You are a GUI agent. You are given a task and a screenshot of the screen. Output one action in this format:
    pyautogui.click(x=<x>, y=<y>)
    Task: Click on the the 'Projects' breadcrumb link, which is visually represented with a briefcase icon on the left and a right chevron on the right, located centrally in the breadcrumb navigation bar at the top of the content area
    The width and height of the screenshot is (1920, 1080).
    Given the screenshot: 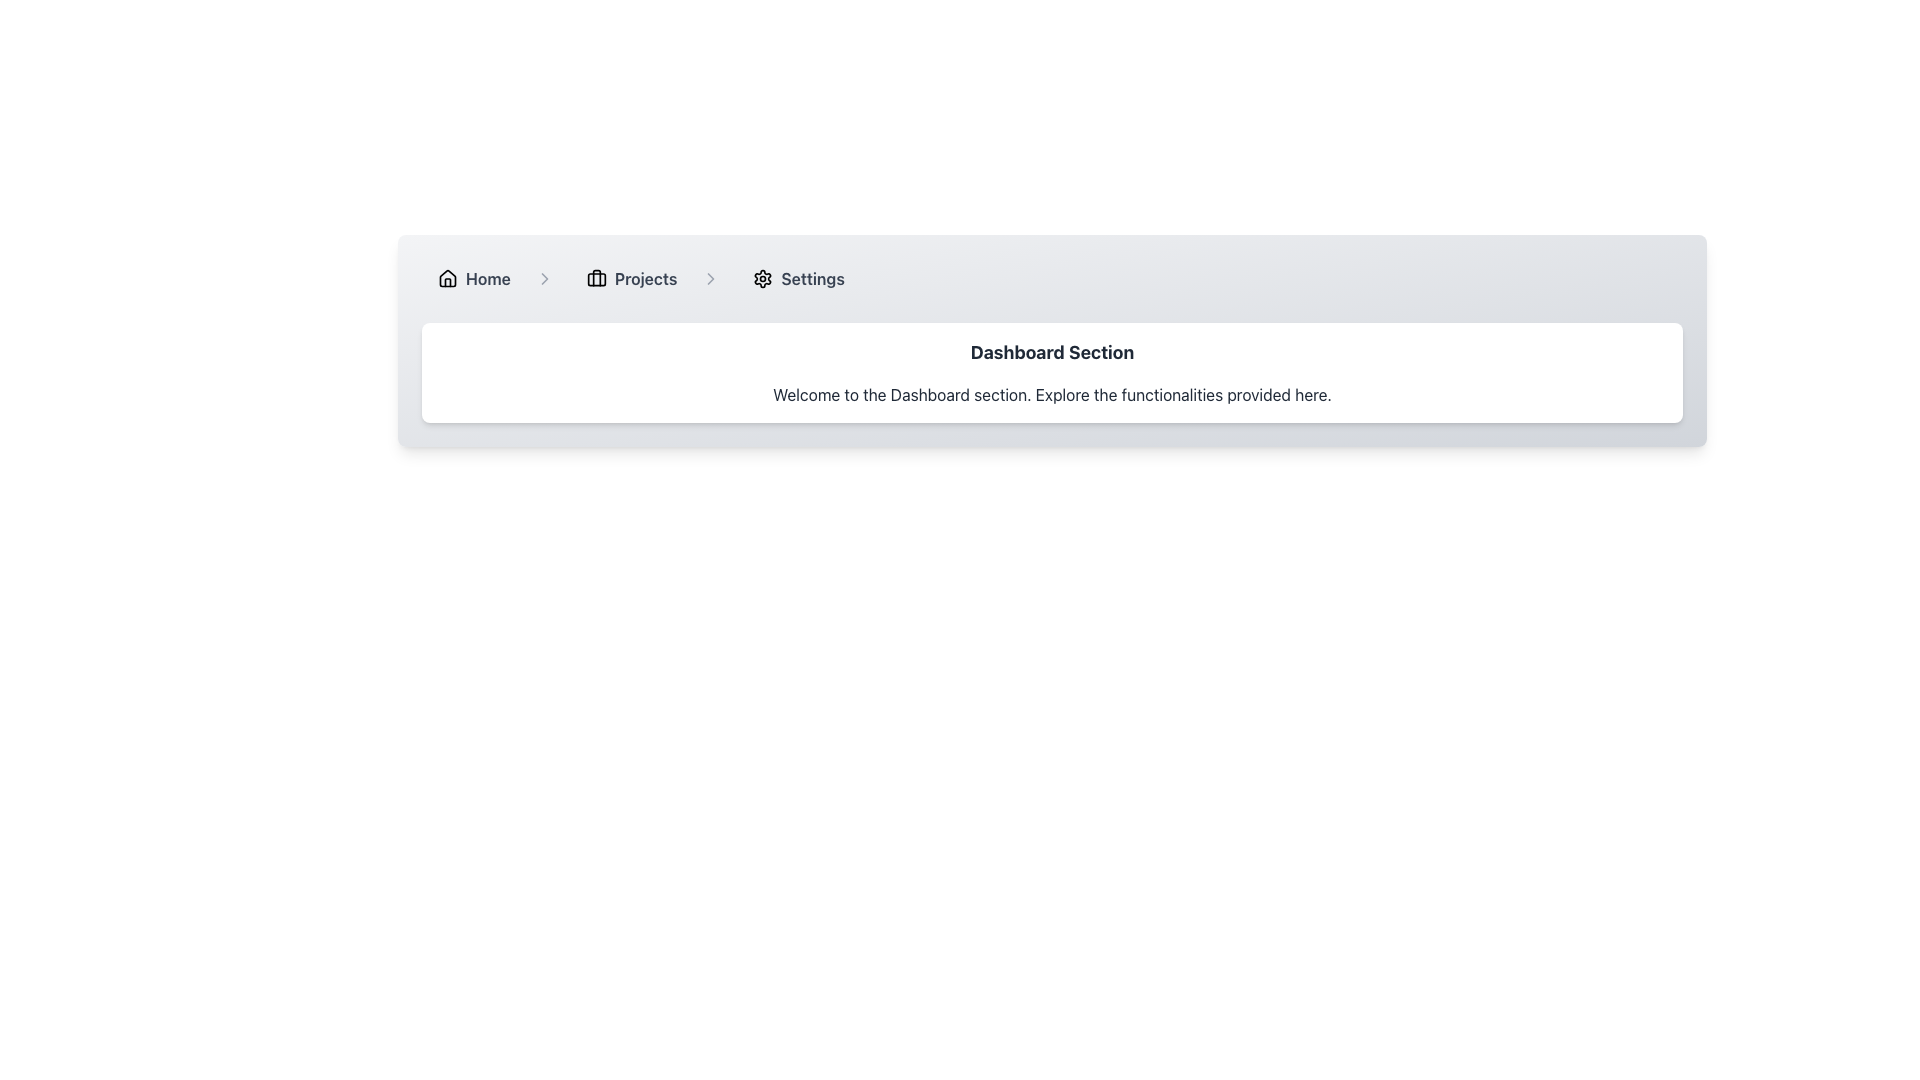 What is the action you would take?
    pyautogui.click(x=646, y=278)
    